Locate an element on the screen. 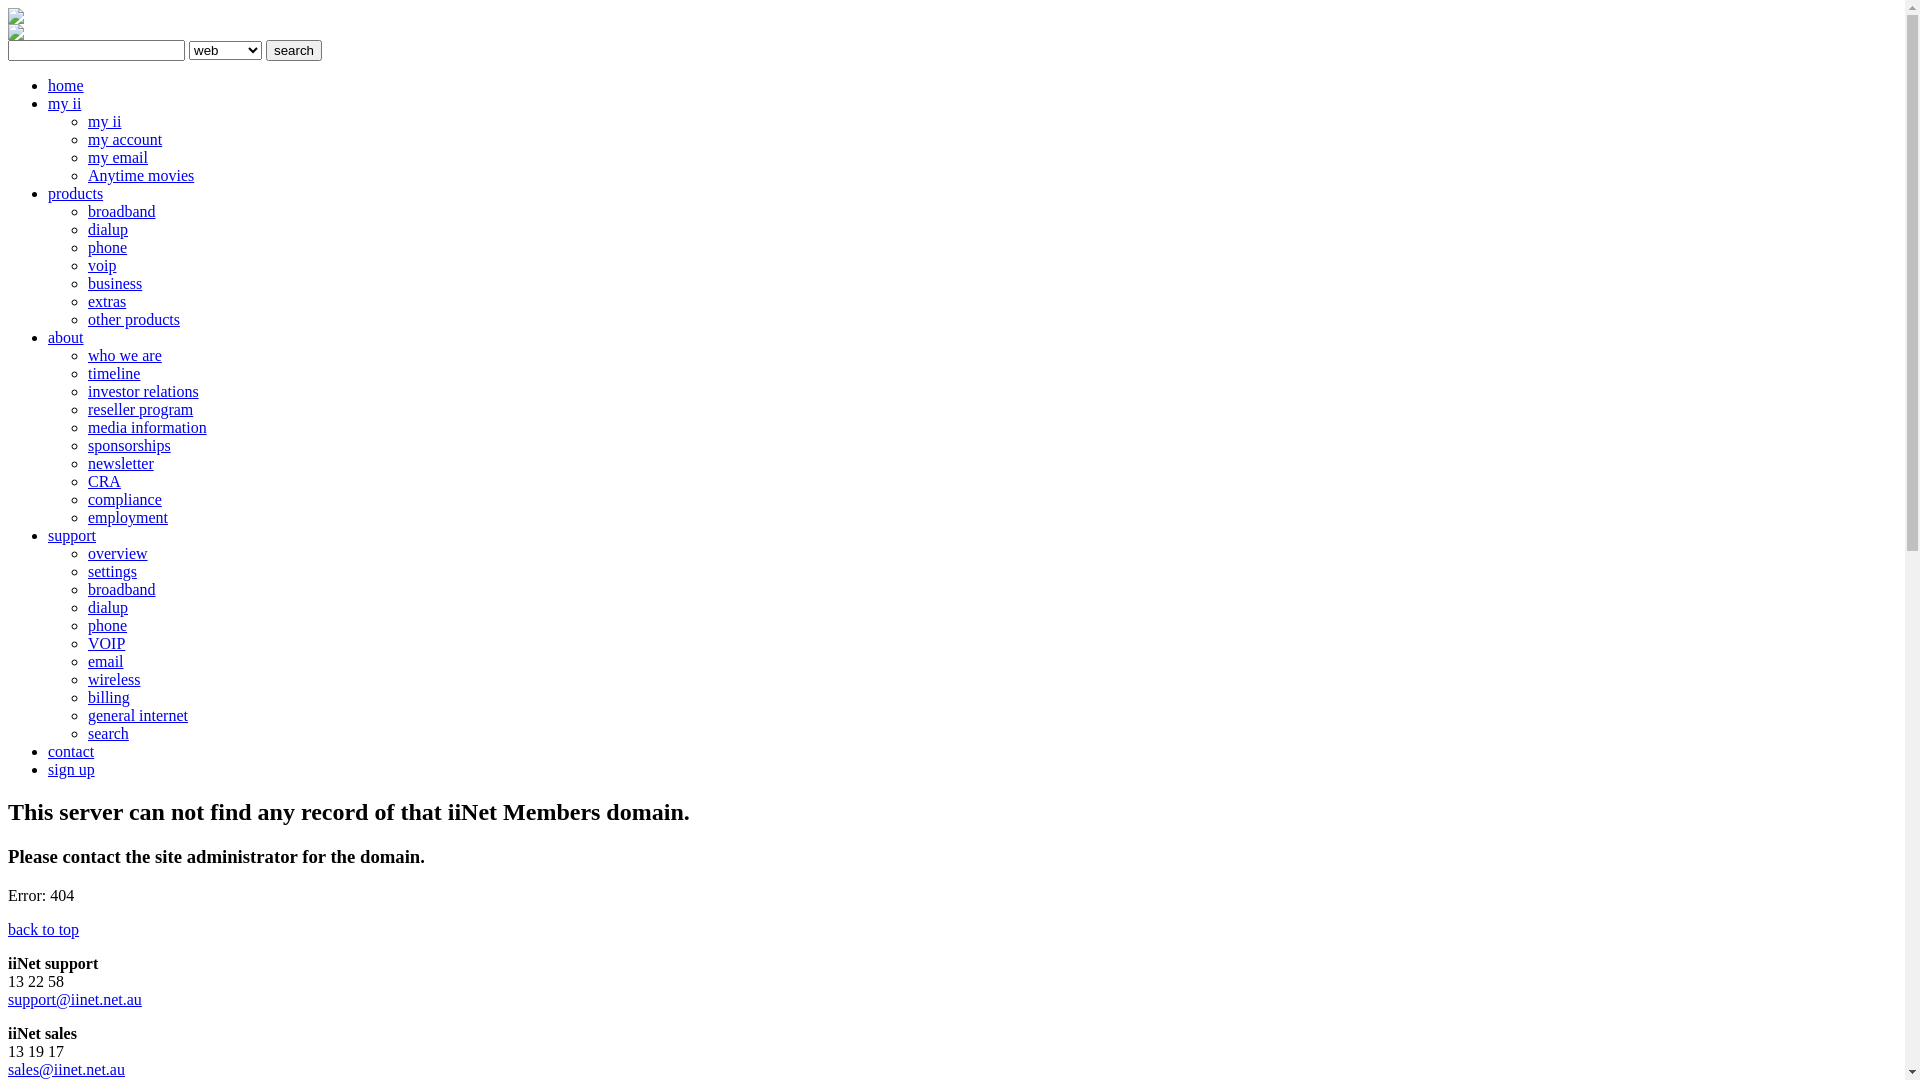 The width and height of the screenshot is (1920, 1080). 'contact' is located at coordinates (48, 751).